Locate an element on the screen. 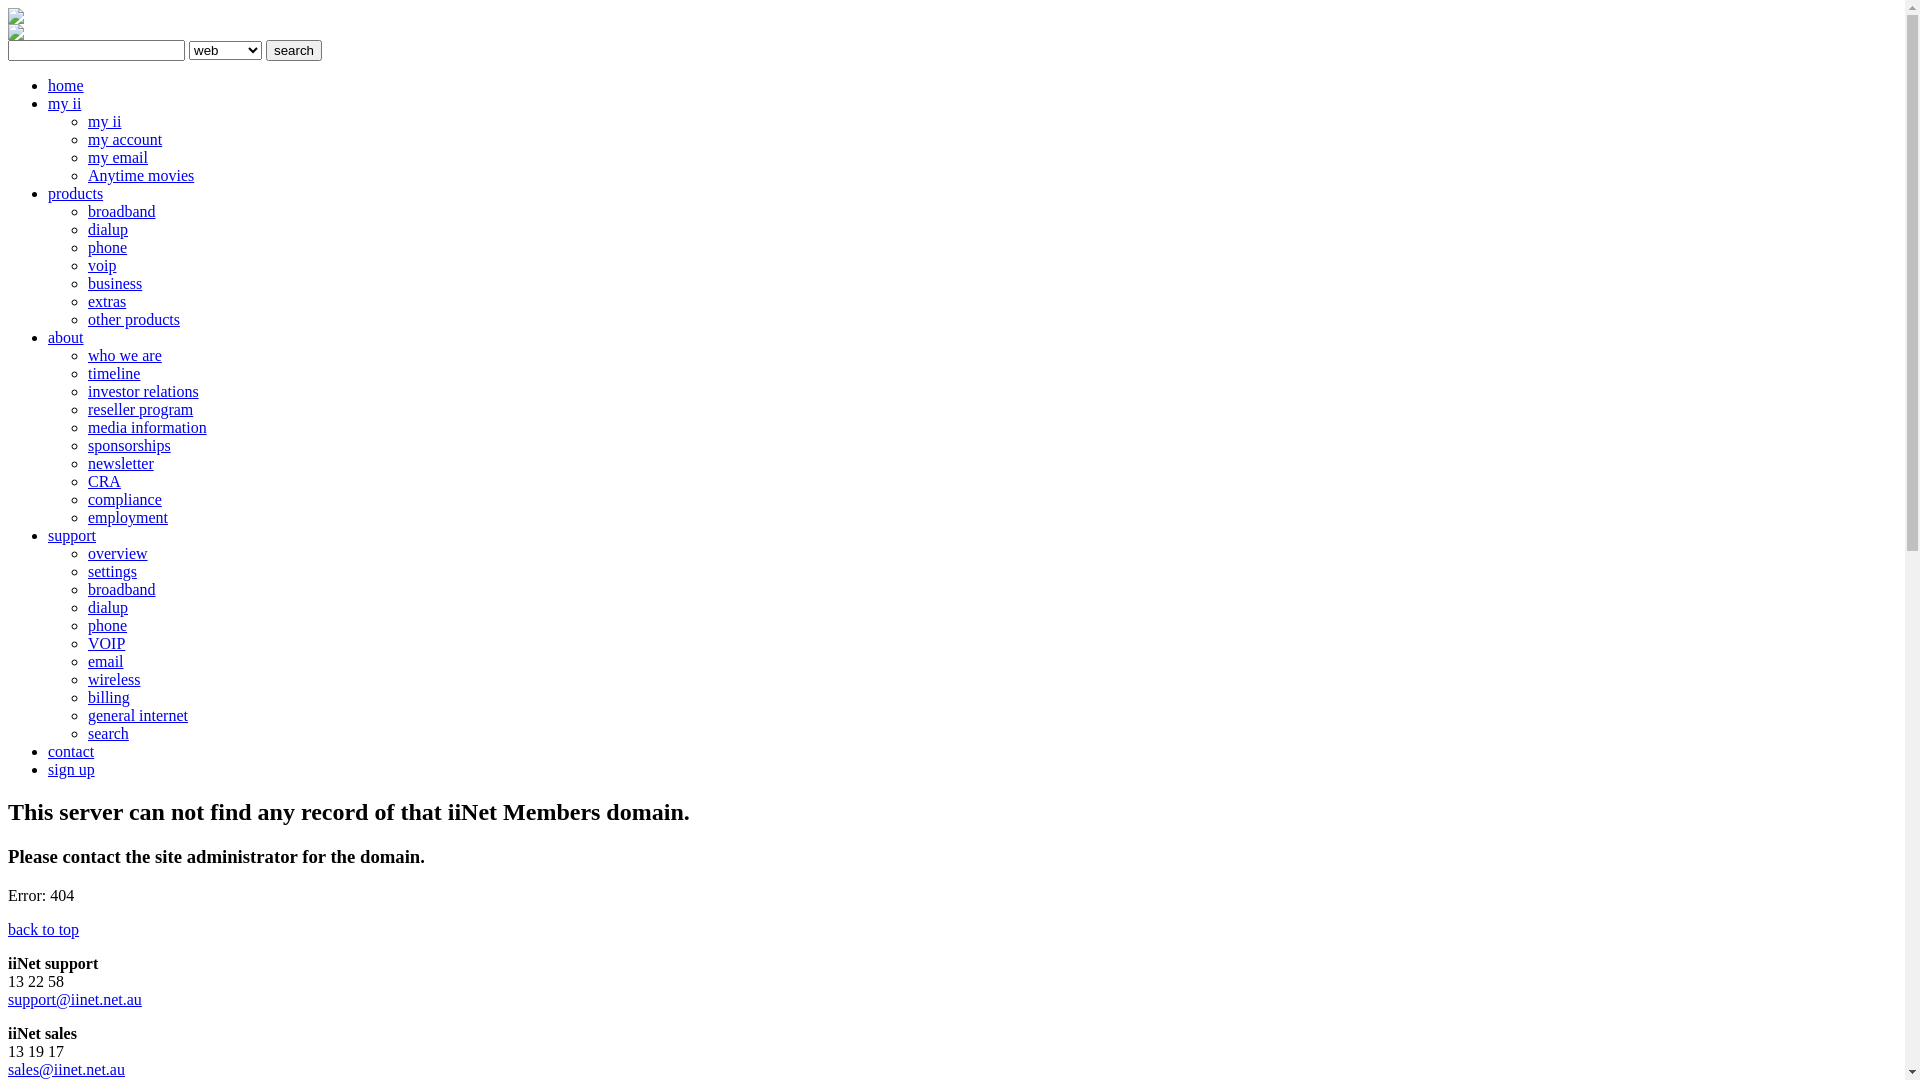 The width and height of the screenshot is (1920, 1080). 'contact' is located at coordinates (48, 751).